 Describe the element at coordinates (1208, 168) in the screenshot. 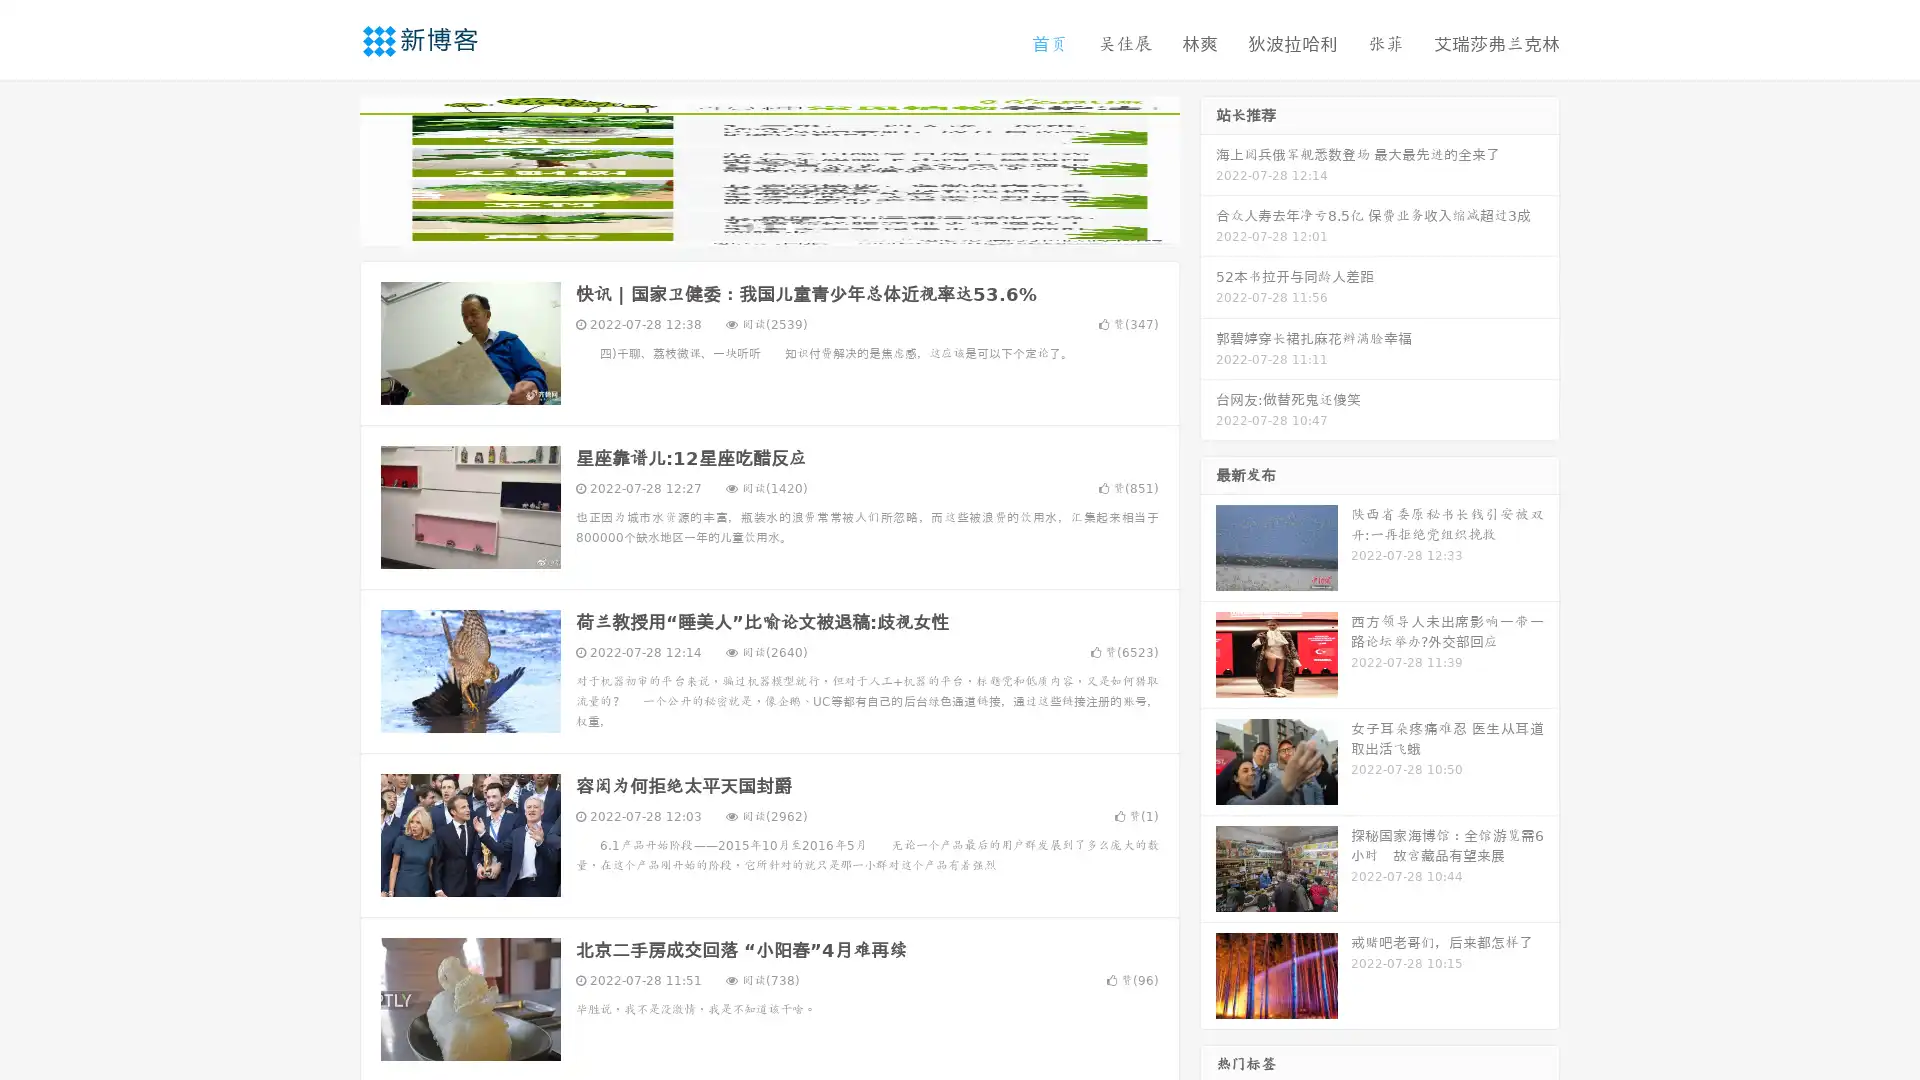

I see `Next slide` at that location.